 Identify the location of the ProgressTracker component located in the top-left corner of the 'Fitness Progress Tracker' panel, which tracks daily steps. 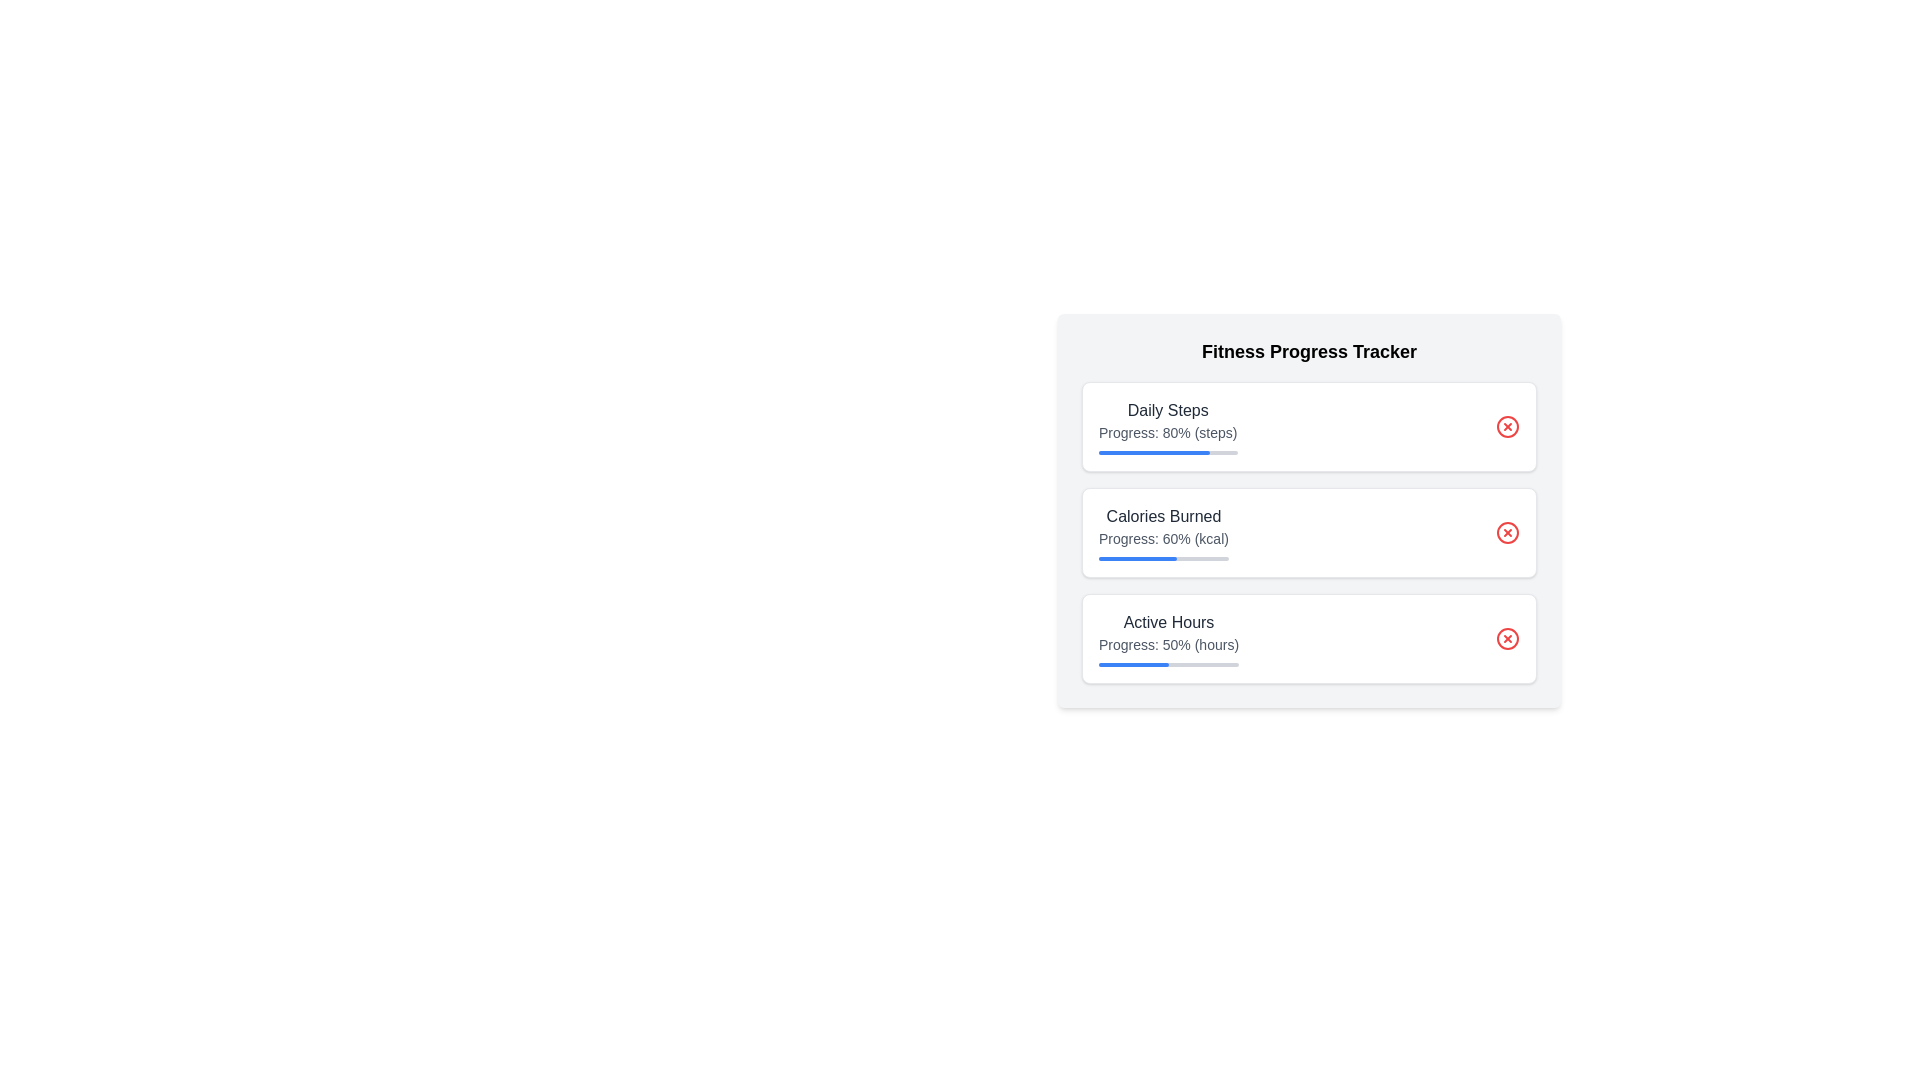
(1168, 426).